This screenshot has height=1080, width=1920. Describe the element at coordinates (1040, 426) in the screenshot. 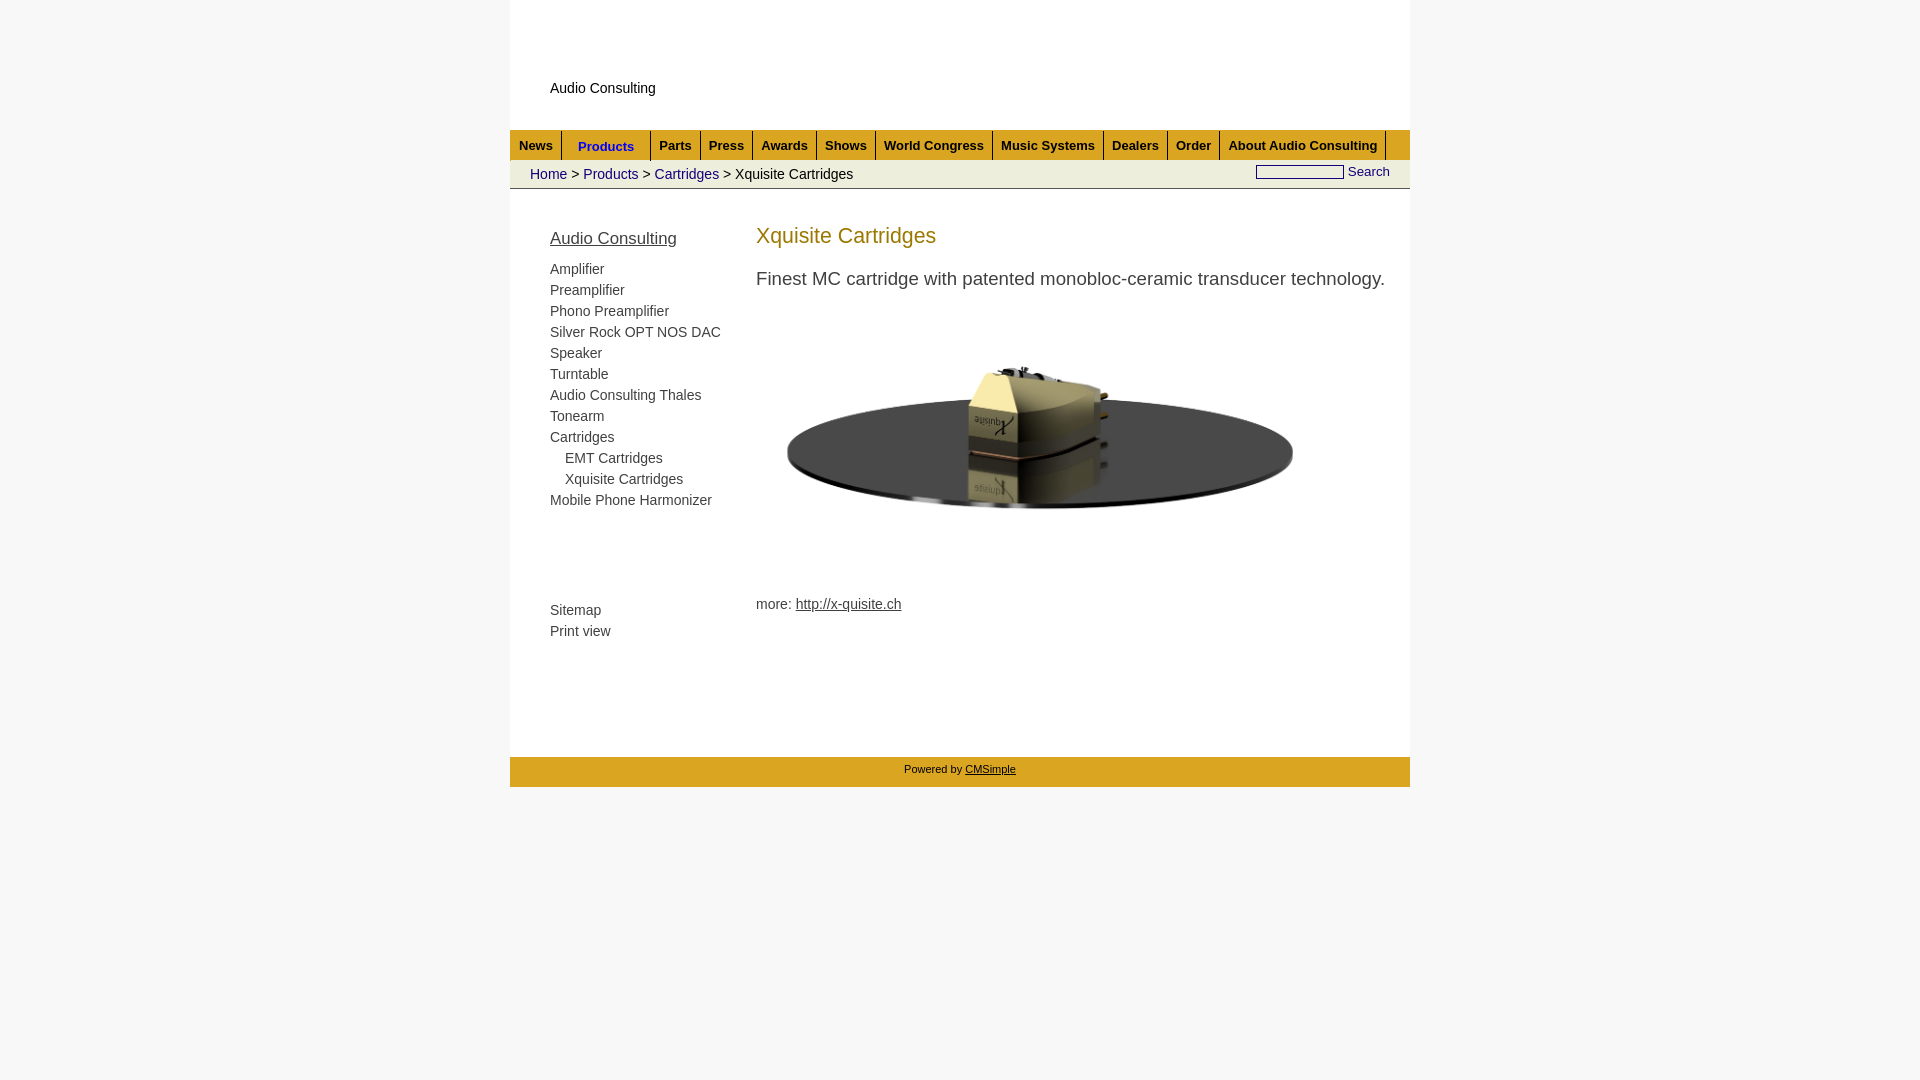

I see `'Xquisite Cartrige'` at that location.